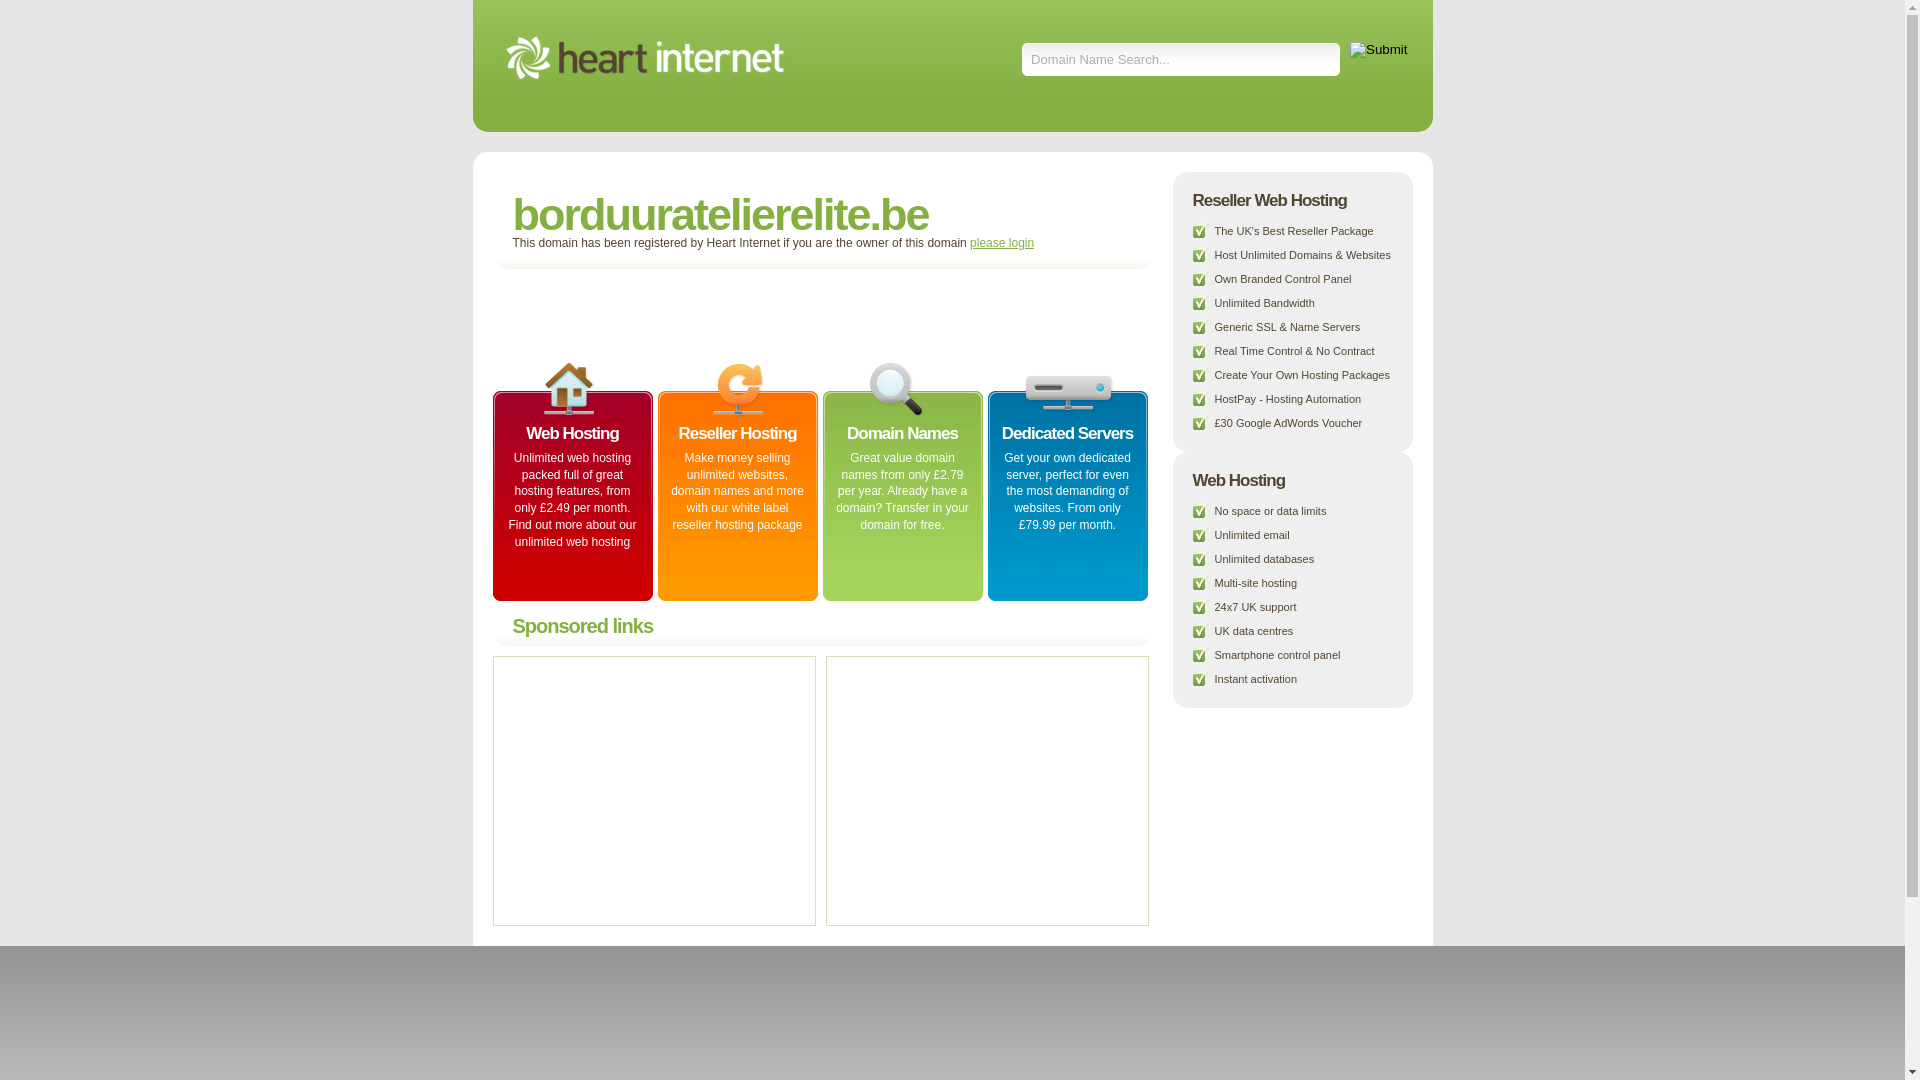  Describe the element at coordinates (652, 789) in the screenshot. I see `'Advertisement'` at that location.